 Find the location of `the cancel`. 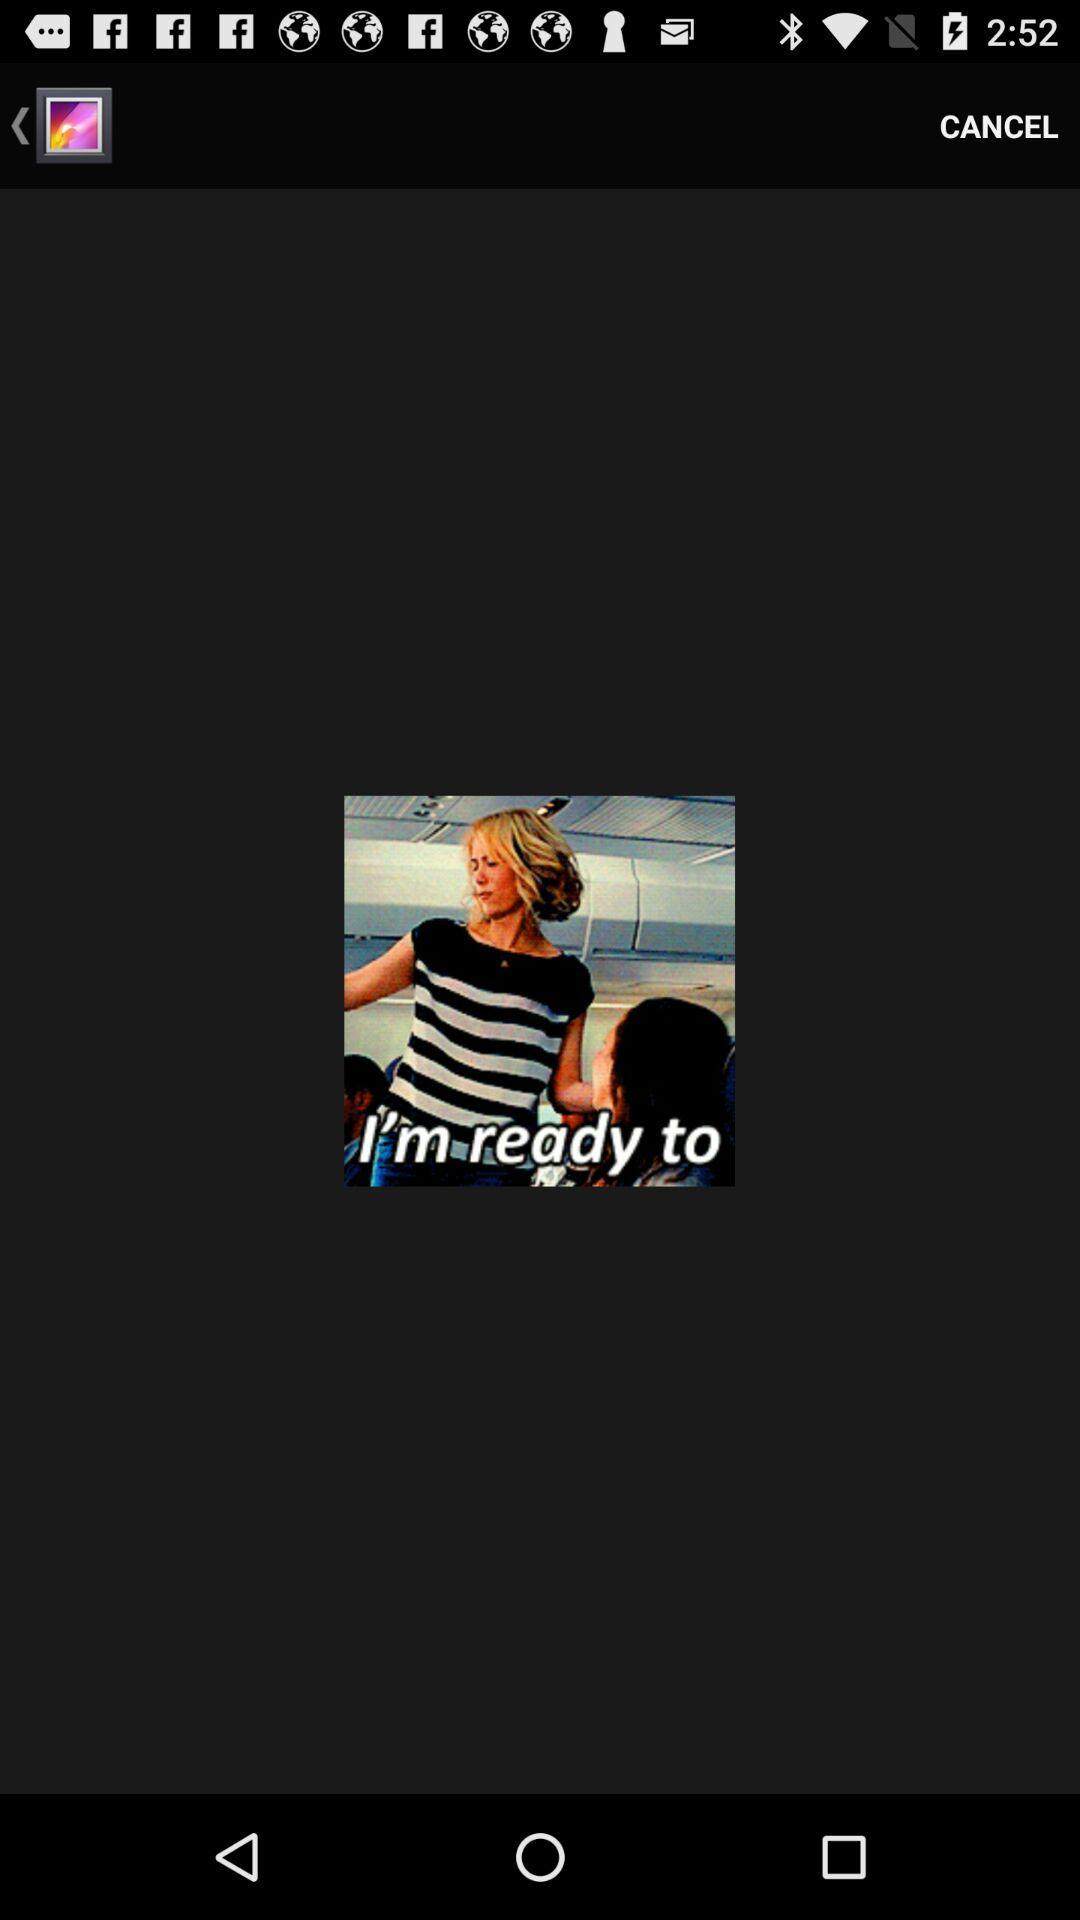

the cancel is located at coordinates (999, 124).